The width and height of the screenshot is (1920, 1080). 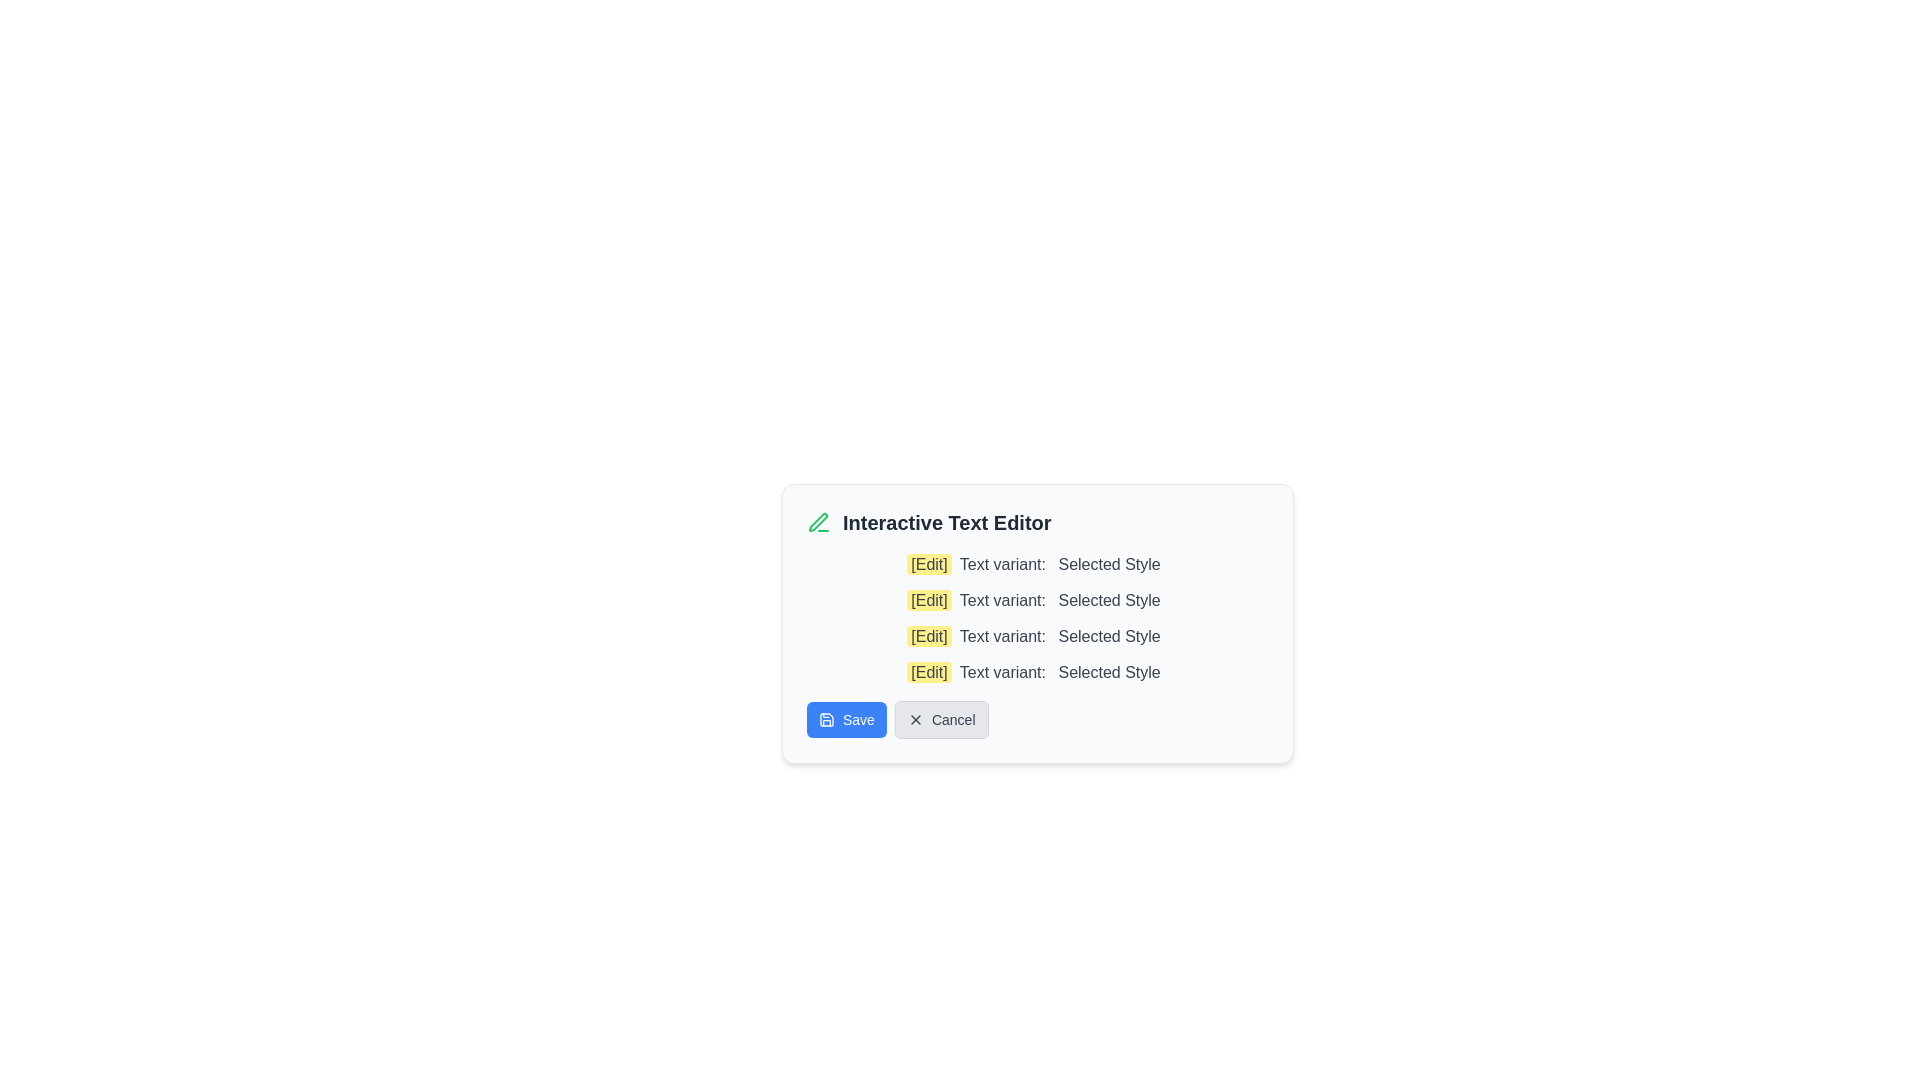 I want to click on the text label that conveys the currently selected style, positioned to the right of the '[Edit]' button in the 'Interactive Text Editor' section, so click(x=1108, y=564).